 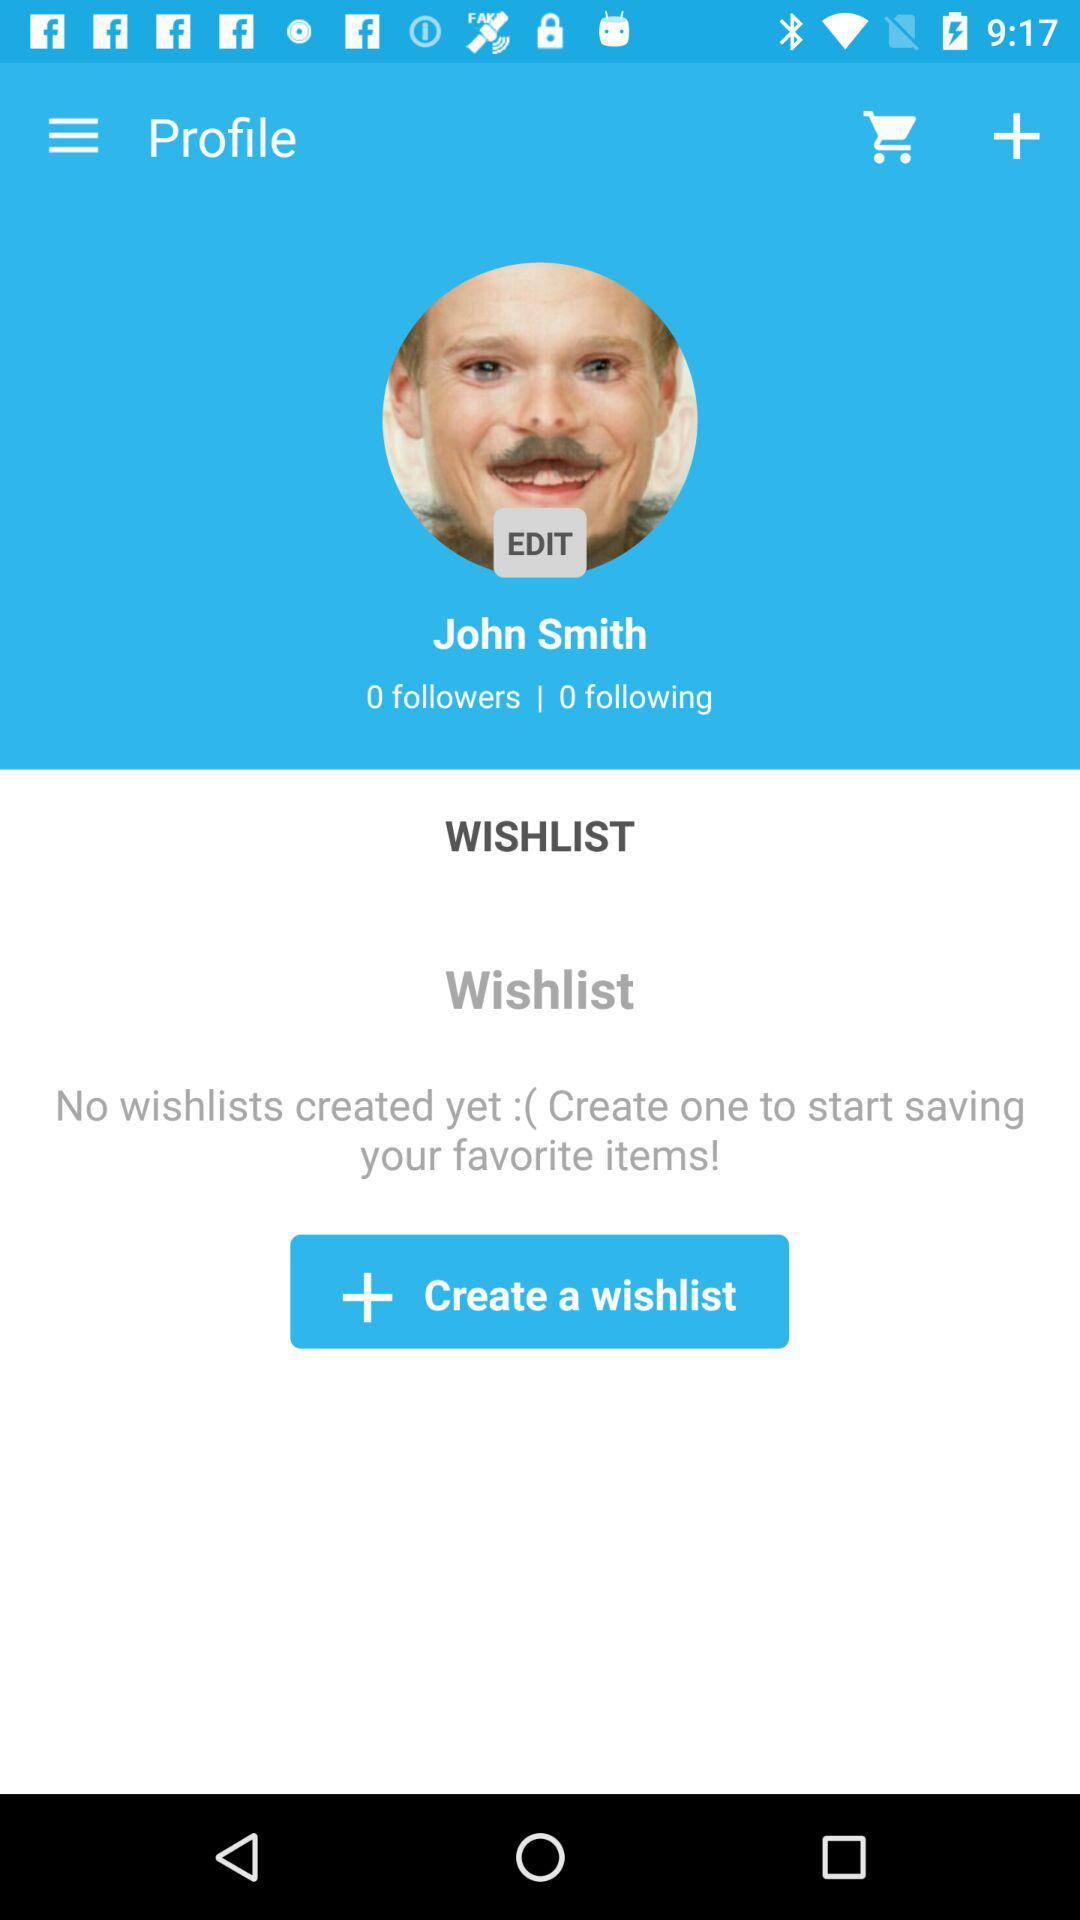 What do you see at coordinates (72, 135) in the screenshot?
I see `the icon to the left of the profile` at bounding box center [72, 135].